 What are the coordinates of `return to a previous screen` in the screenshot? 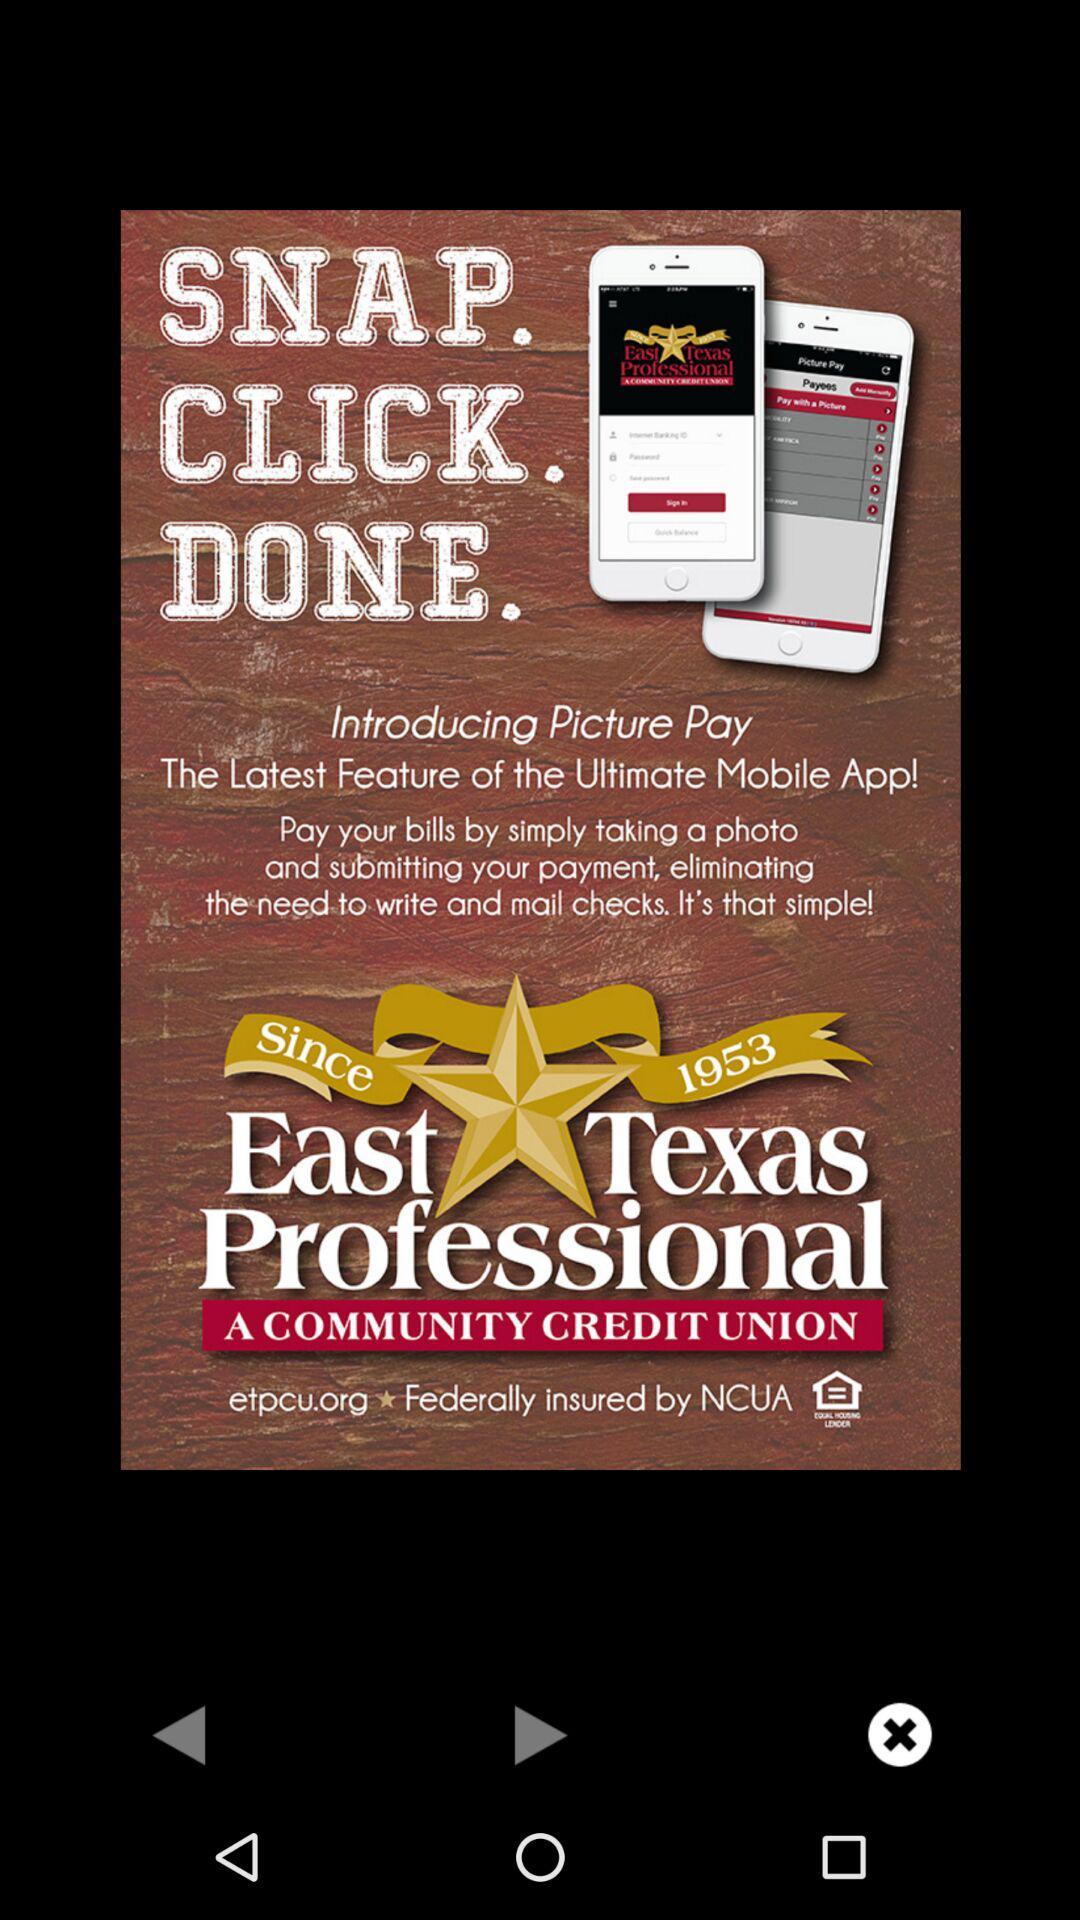 It's located at (180, 1733).